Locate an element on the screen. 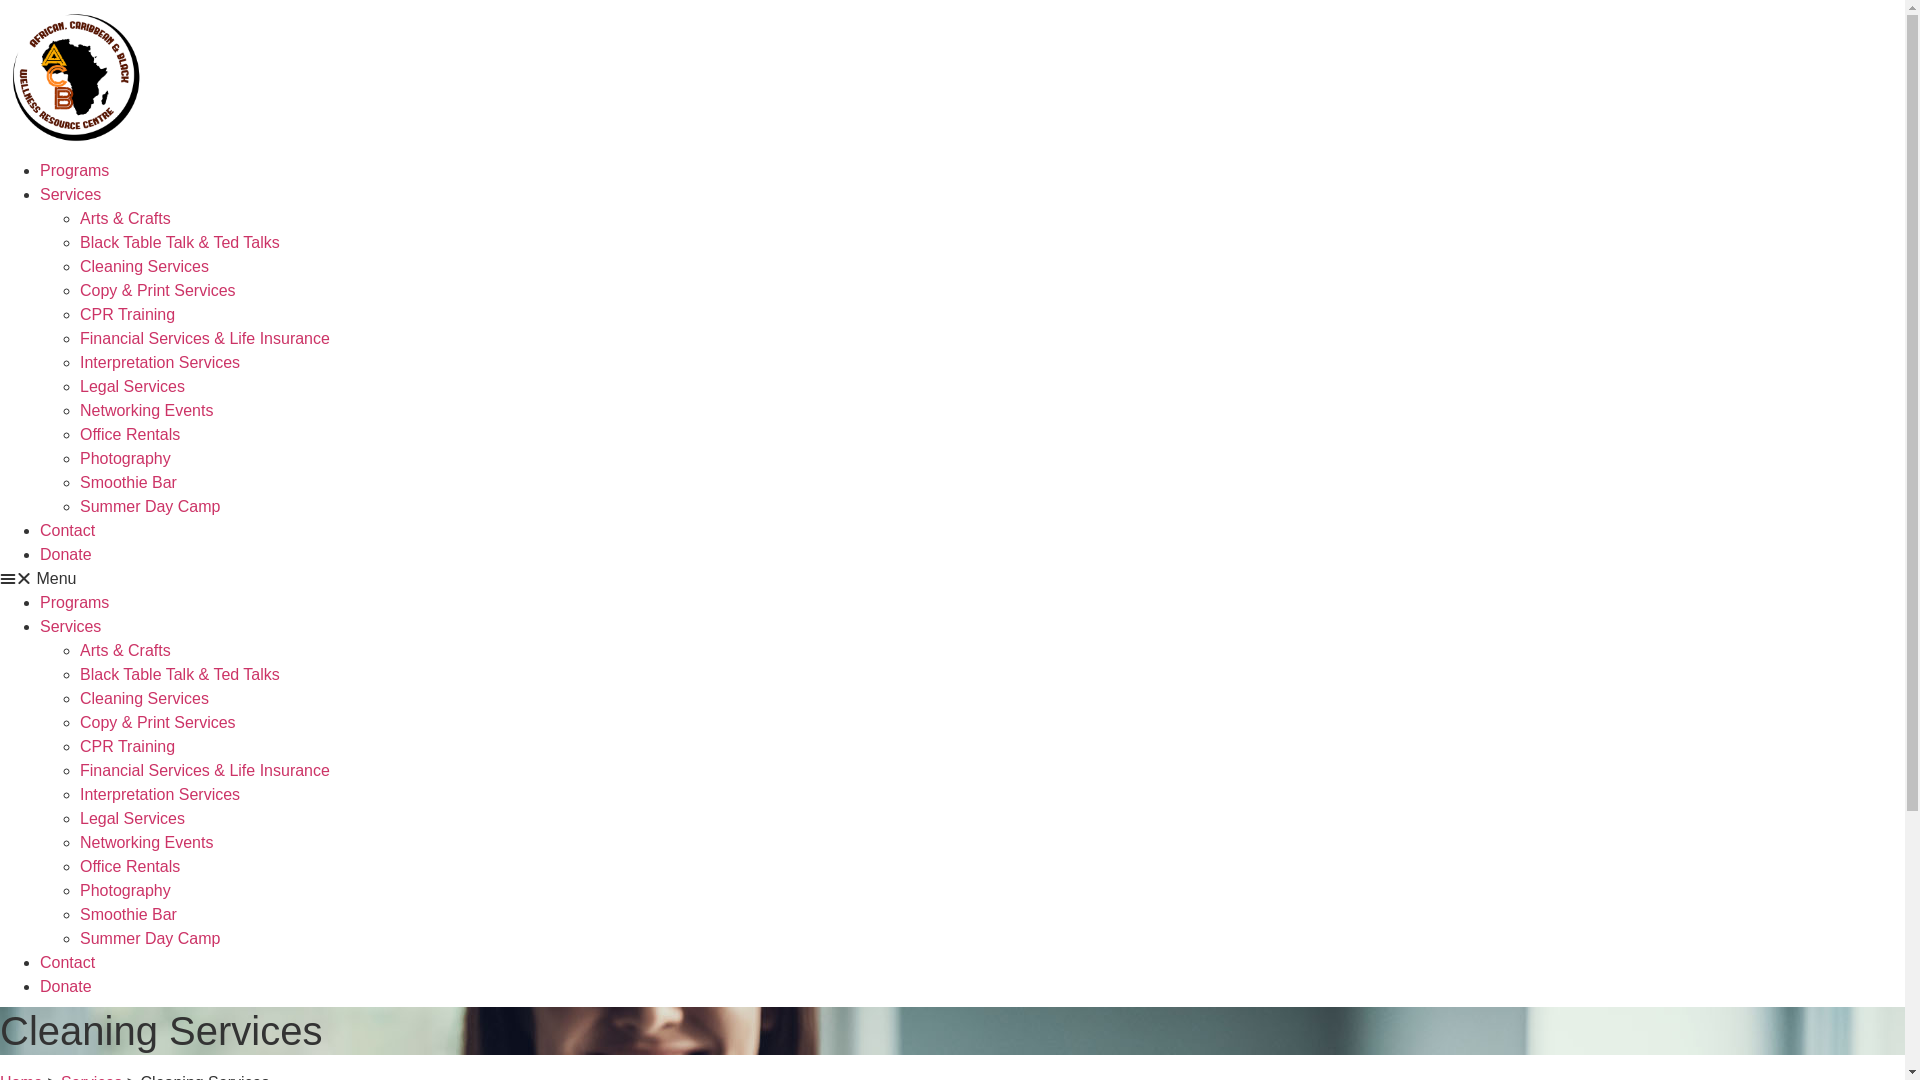 This screenshot has height=1080, width=1920. 'Skip to content' is located at coordinates (0, 0).